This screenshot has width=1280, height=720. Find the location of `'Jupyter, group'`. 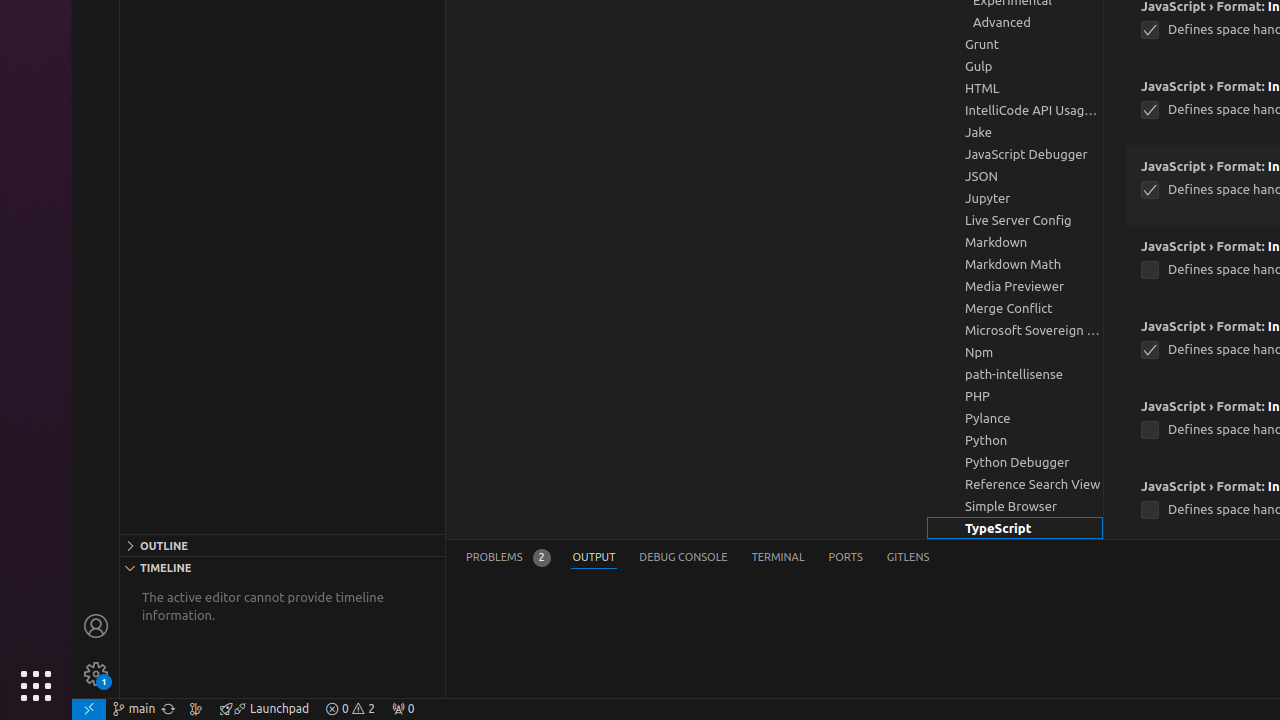

'Jupyter, group' is located at coordinates (1015, 198).